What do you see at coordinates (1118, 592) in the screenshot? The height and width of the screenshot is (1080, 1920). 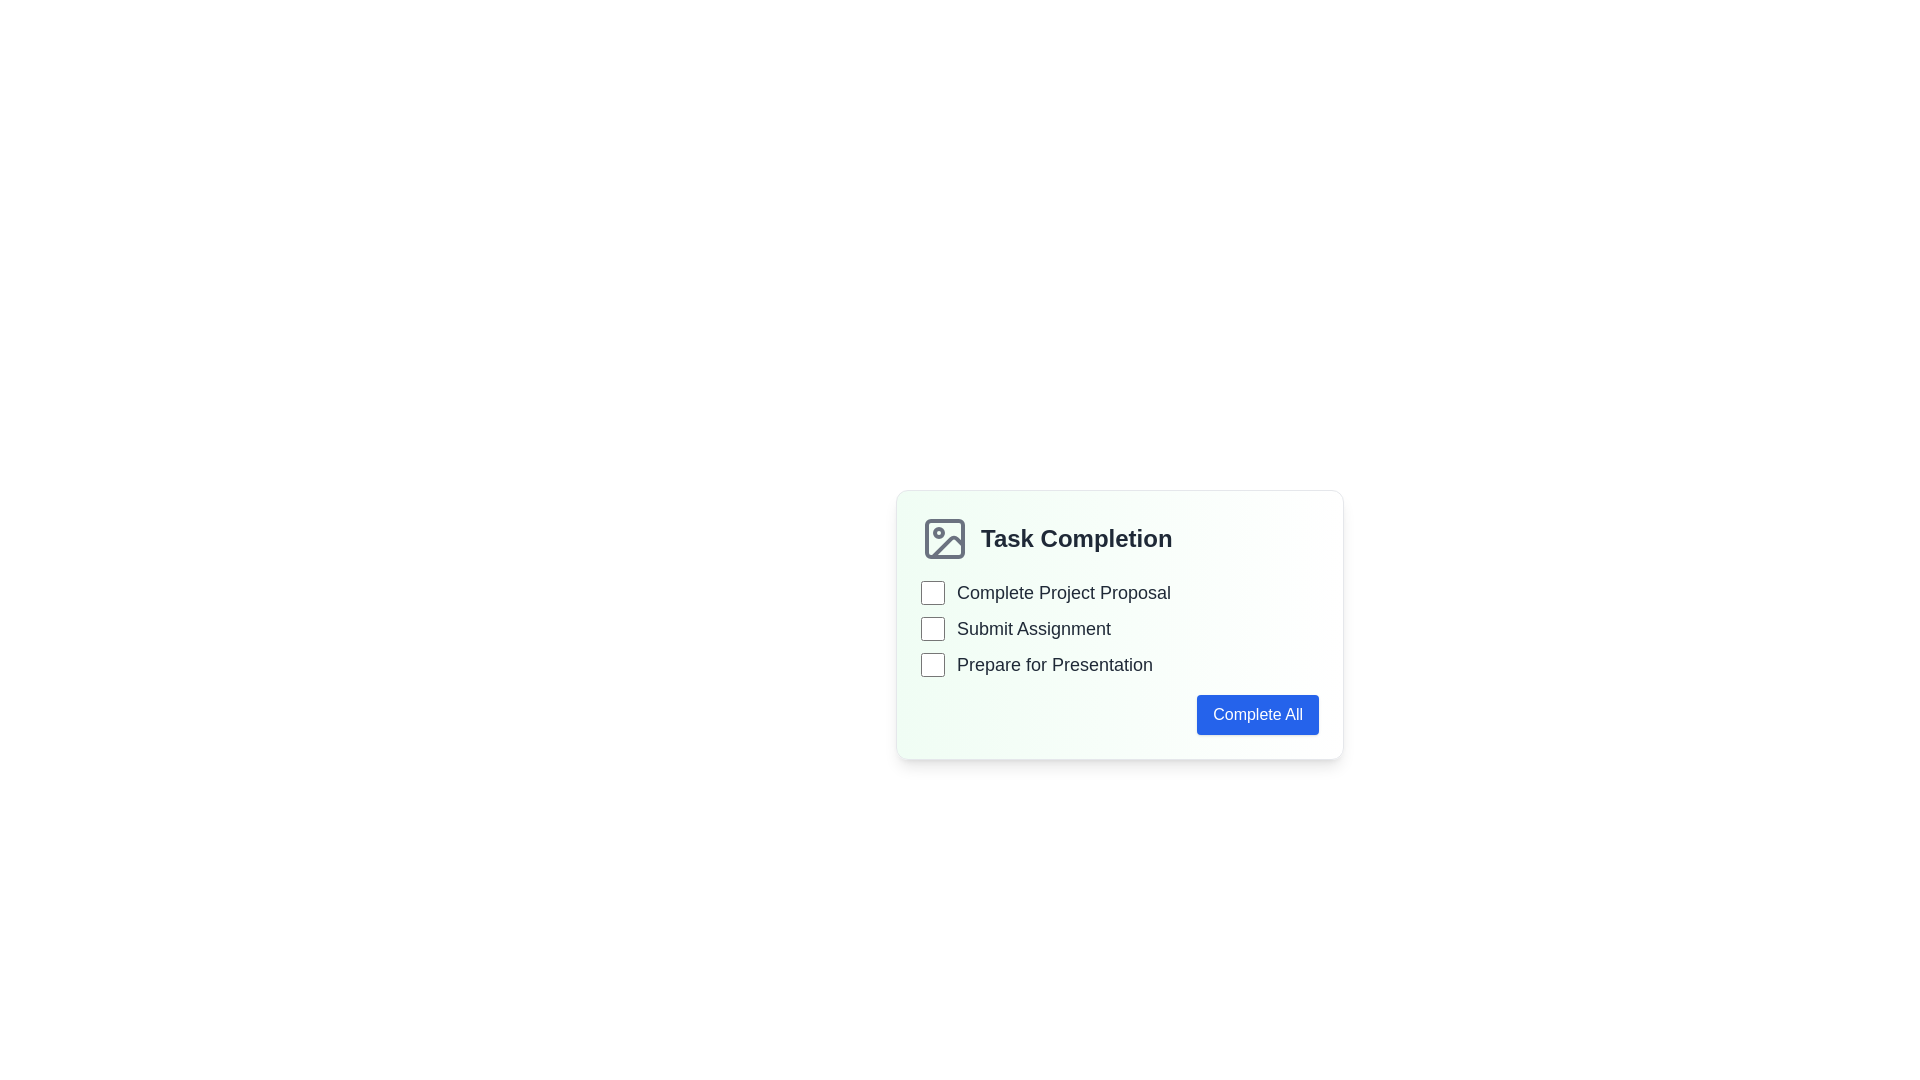 I see `the text label 'Complete Project Proposal' associated with the checkbox` at bounding box center [1118, 592].